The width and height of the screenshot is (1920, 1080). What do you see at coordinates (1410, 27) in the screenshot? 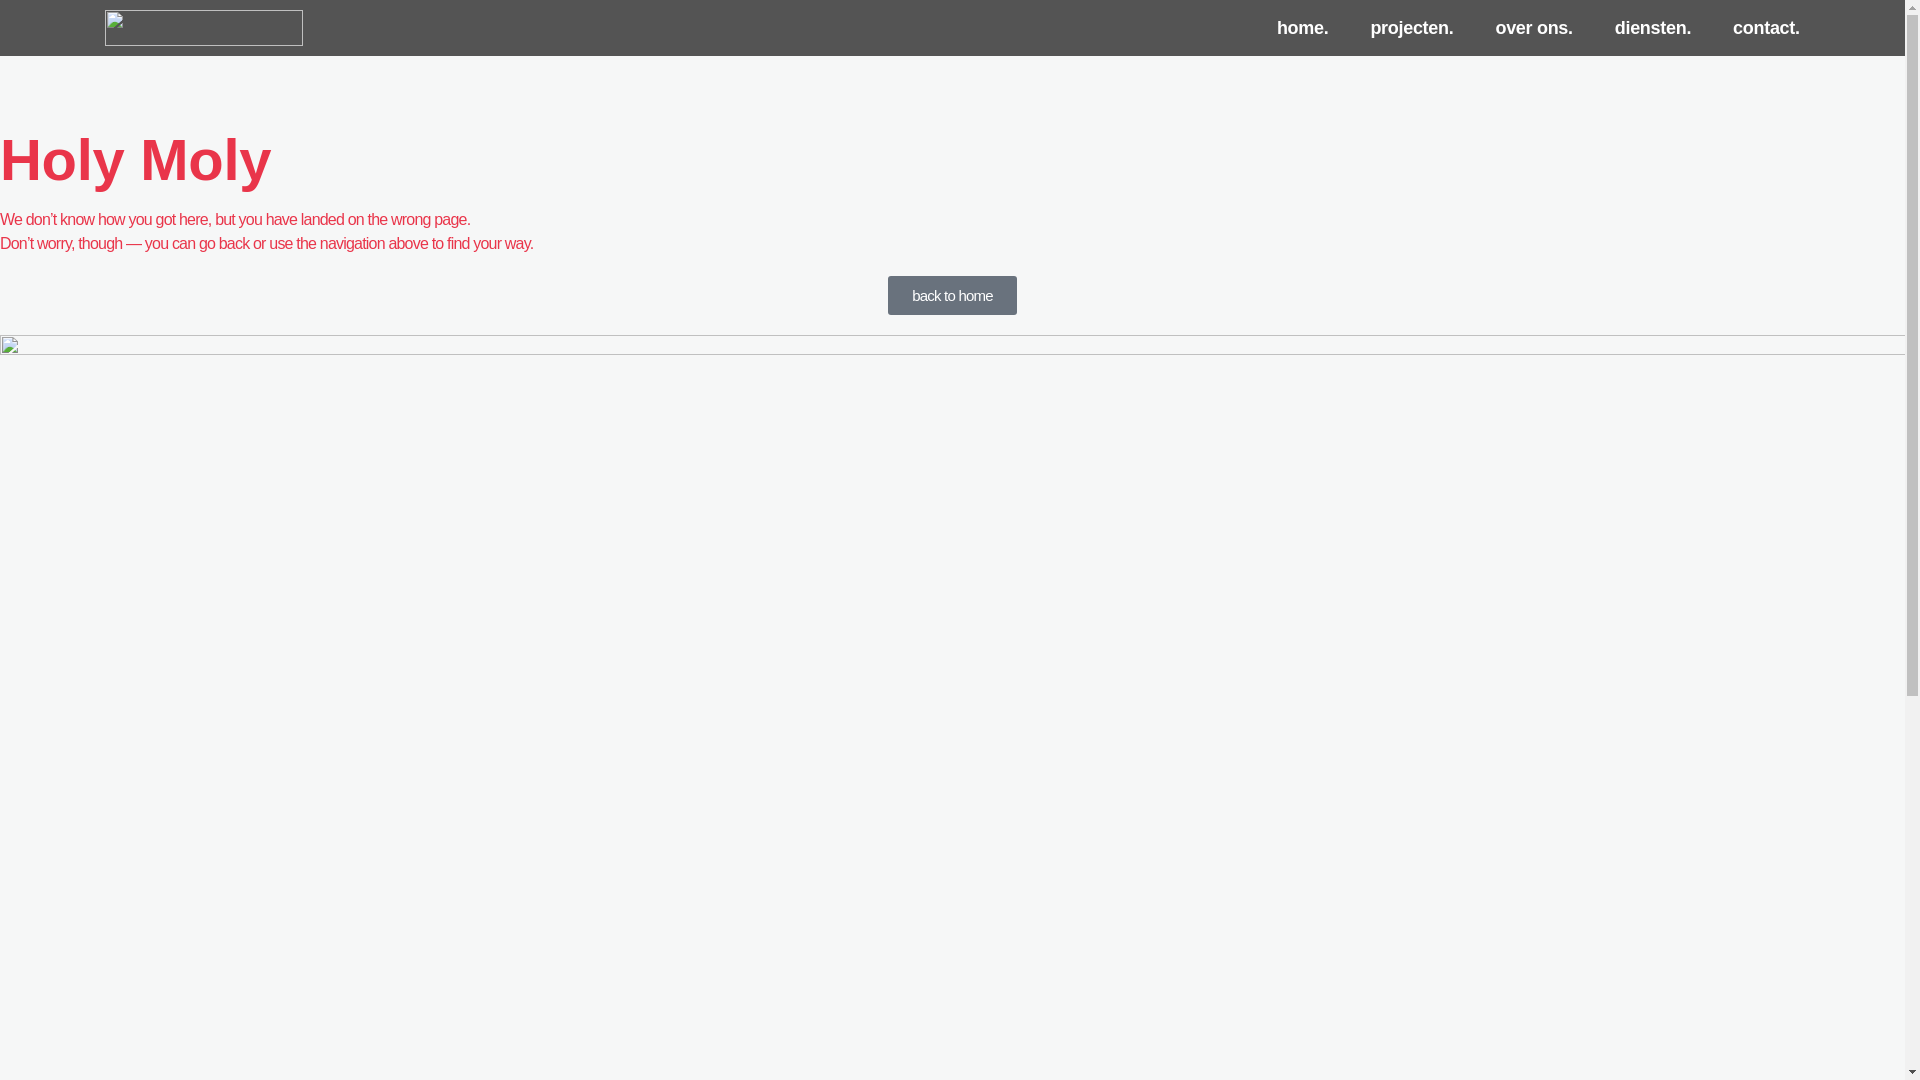
I see `'projecten.'` at bounding box center [1410, 27].